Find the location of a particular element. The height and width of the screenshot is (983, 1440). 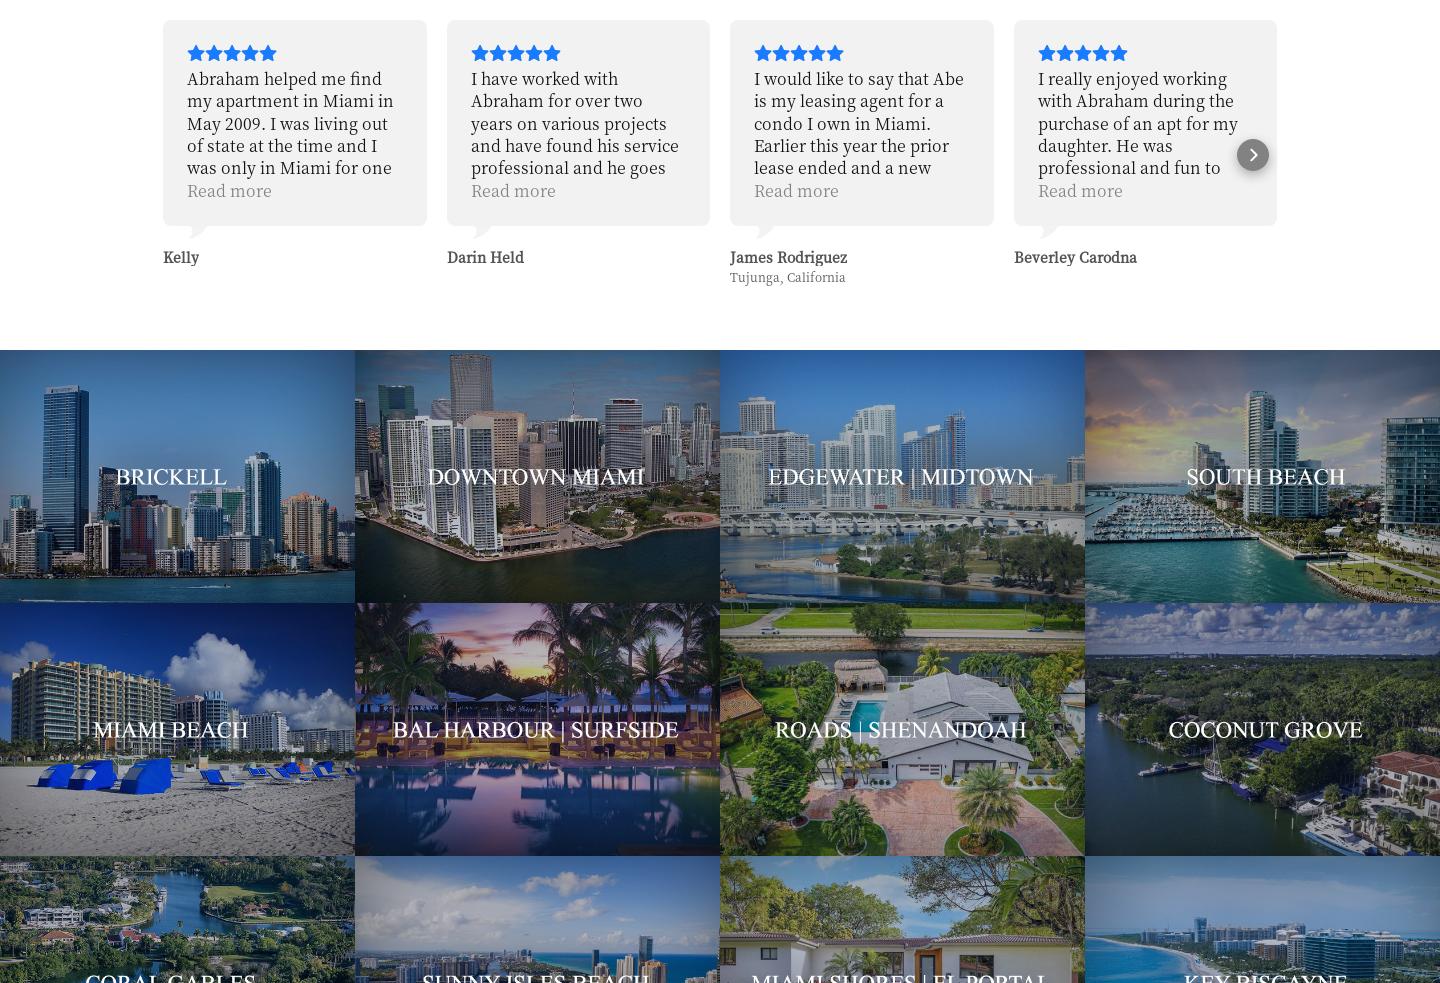

'James Rodriguez' is located at coordinates (503, 256).